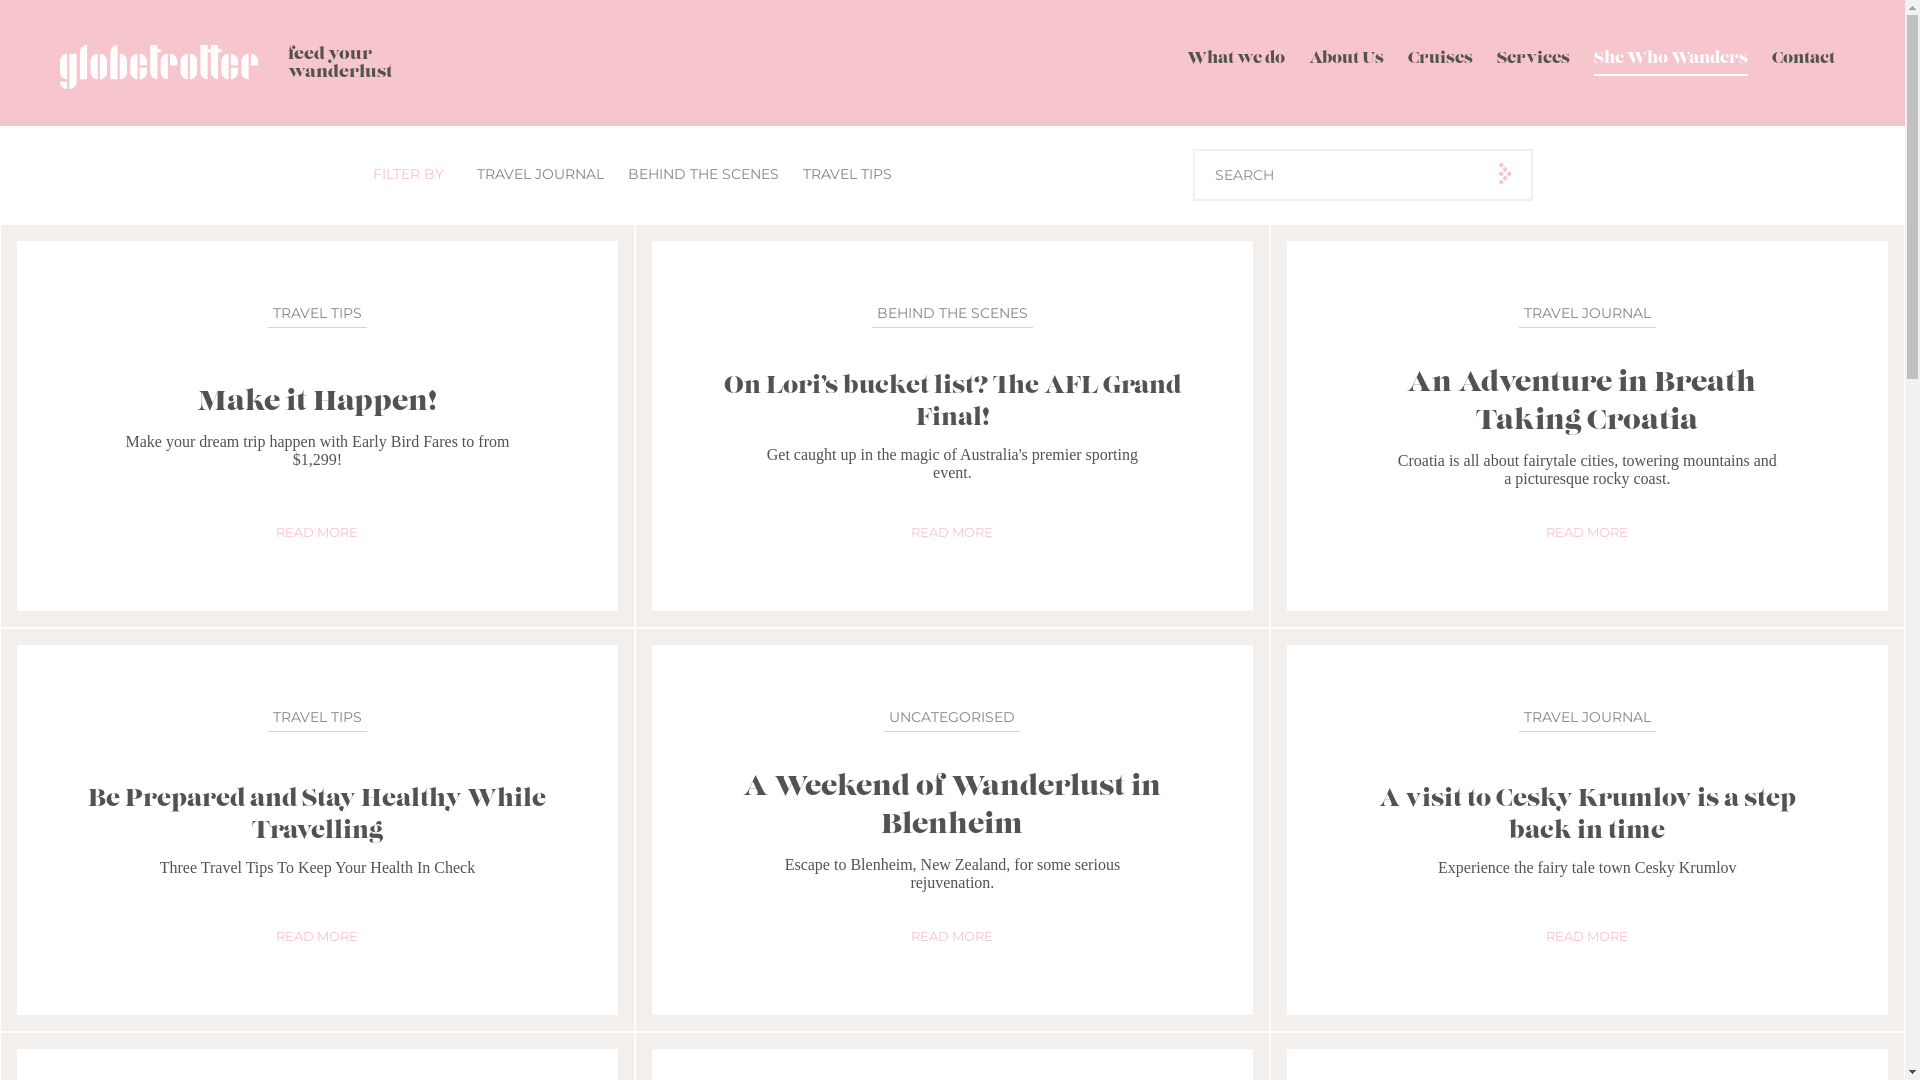  I want to click on 'She Who Wanders', so click(1670, 61).